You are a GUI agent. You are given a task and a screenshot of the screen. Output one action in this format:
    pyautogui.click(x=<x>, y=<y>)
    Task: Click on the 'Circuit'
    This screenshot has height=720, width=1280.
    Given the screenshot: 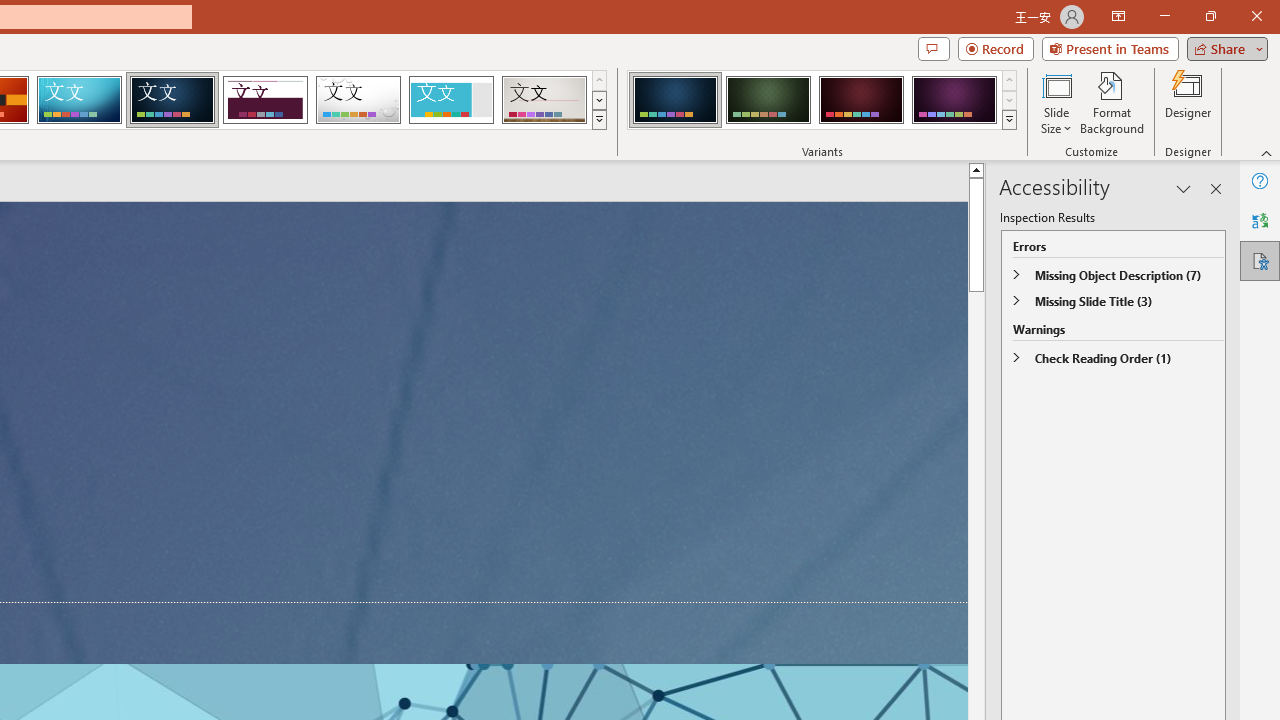 What is the action you would take?
    pyautogui.click(x=79, y=100)
    